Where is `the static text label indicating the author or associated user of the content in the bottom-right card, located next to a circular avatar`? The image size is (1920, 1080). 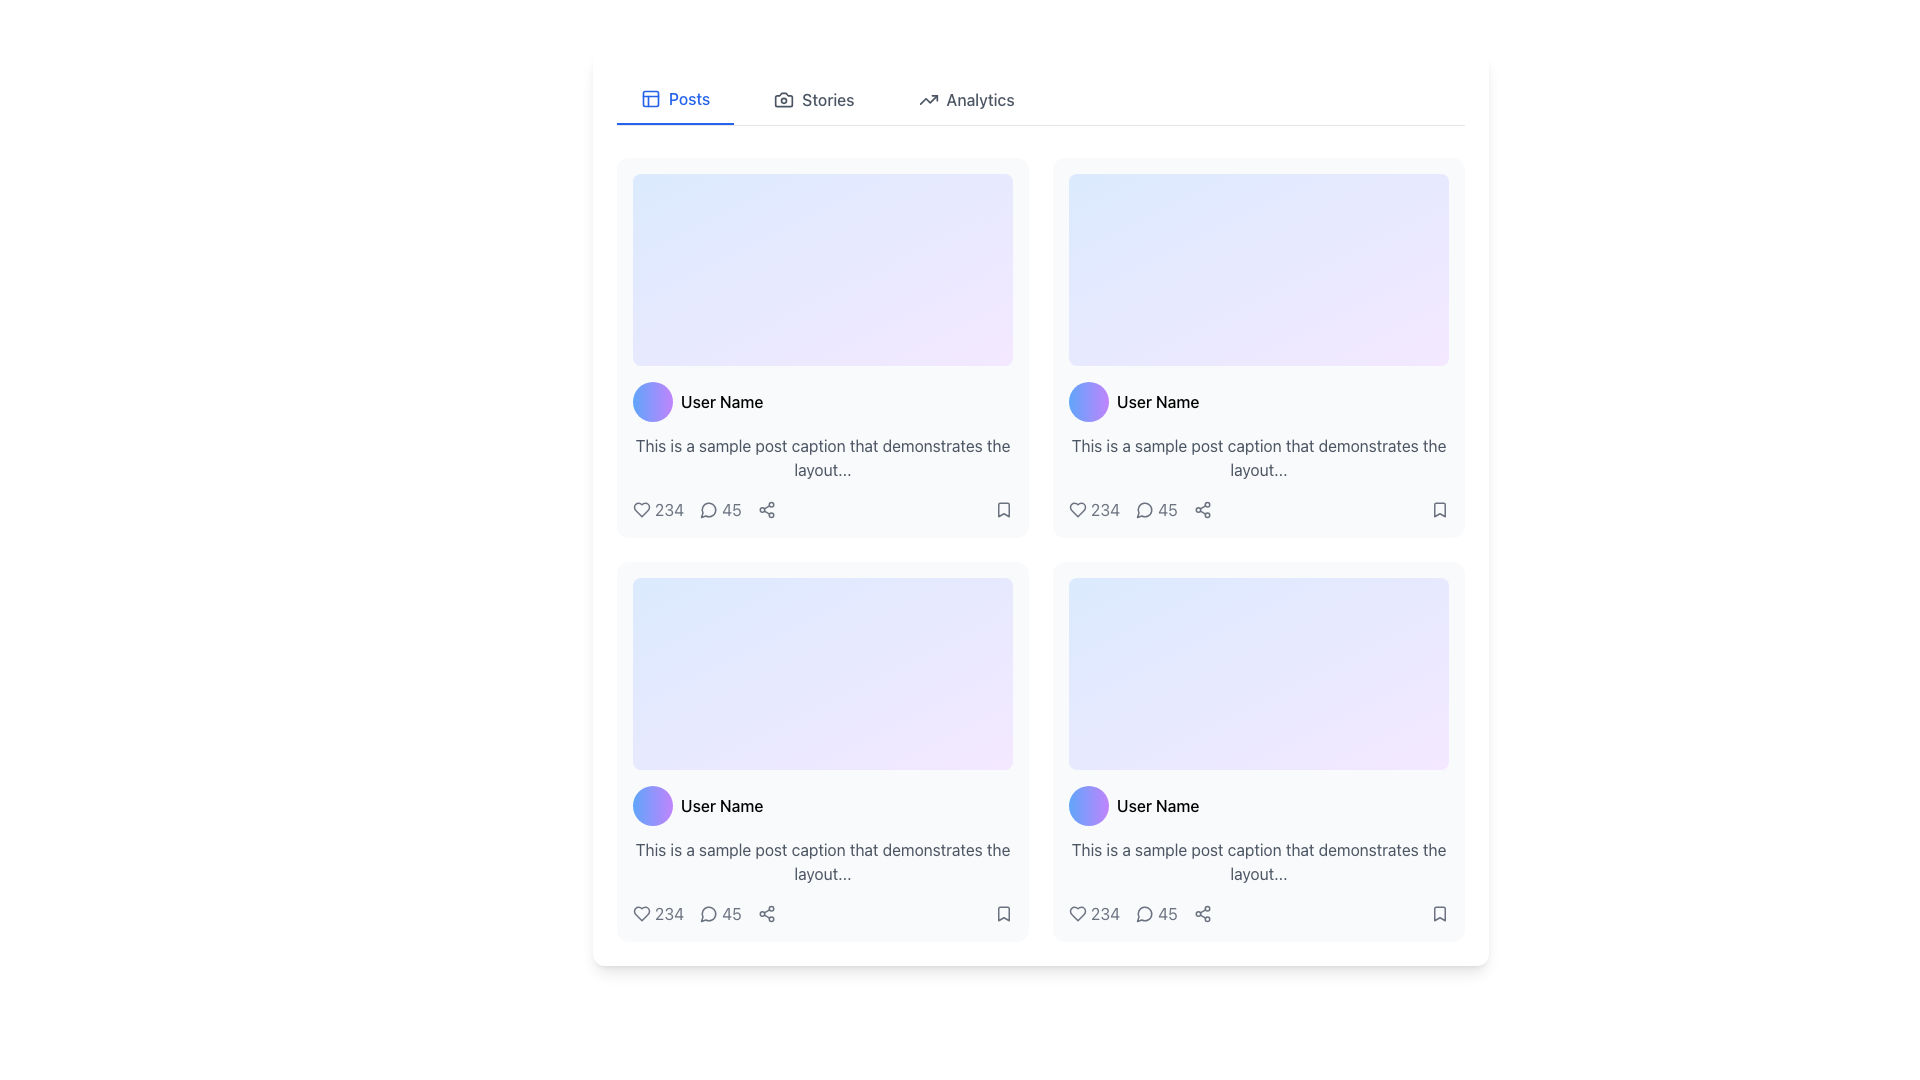
the static text label indicating the author or associated user of the content in the bottom-right card, located next to a circular avatar is located at coordinates (1158, 805).